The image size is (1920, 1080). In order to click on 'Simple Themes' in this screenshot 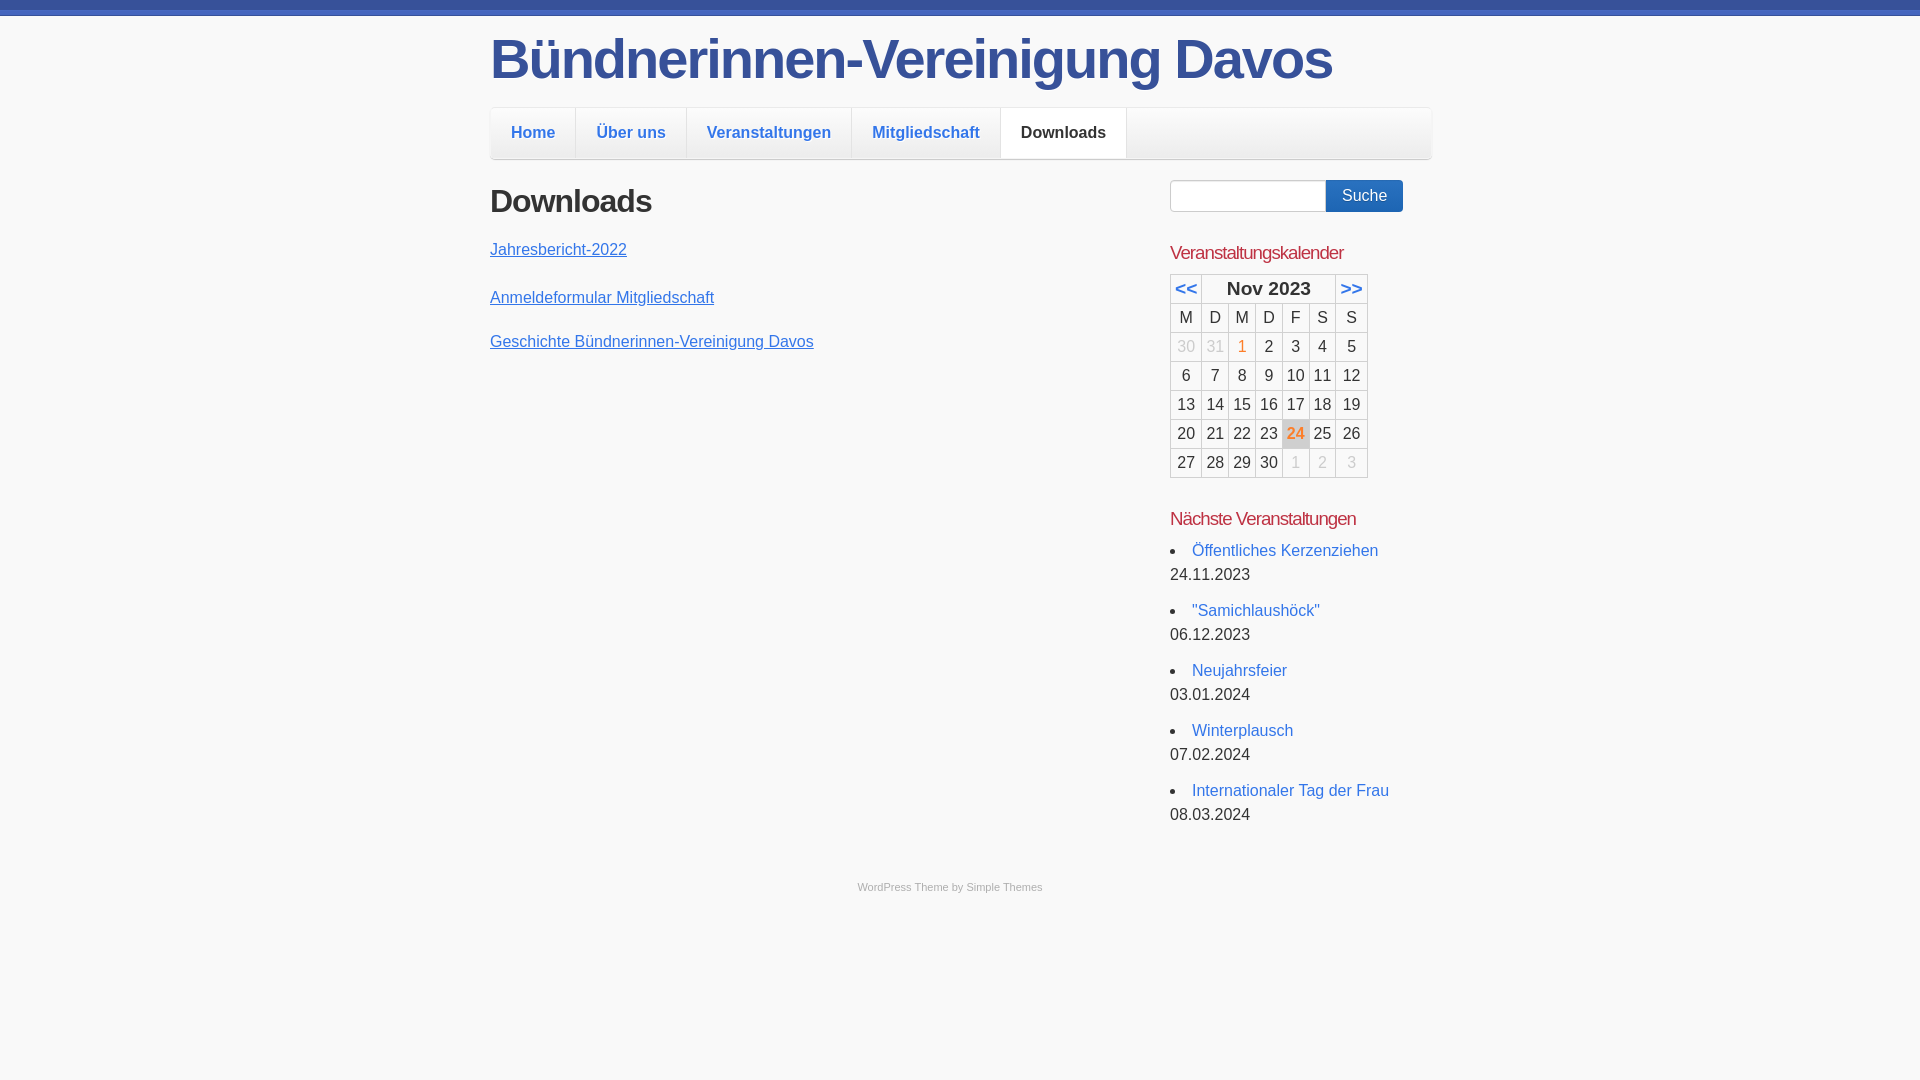, I will do `click(1003, 886)`.